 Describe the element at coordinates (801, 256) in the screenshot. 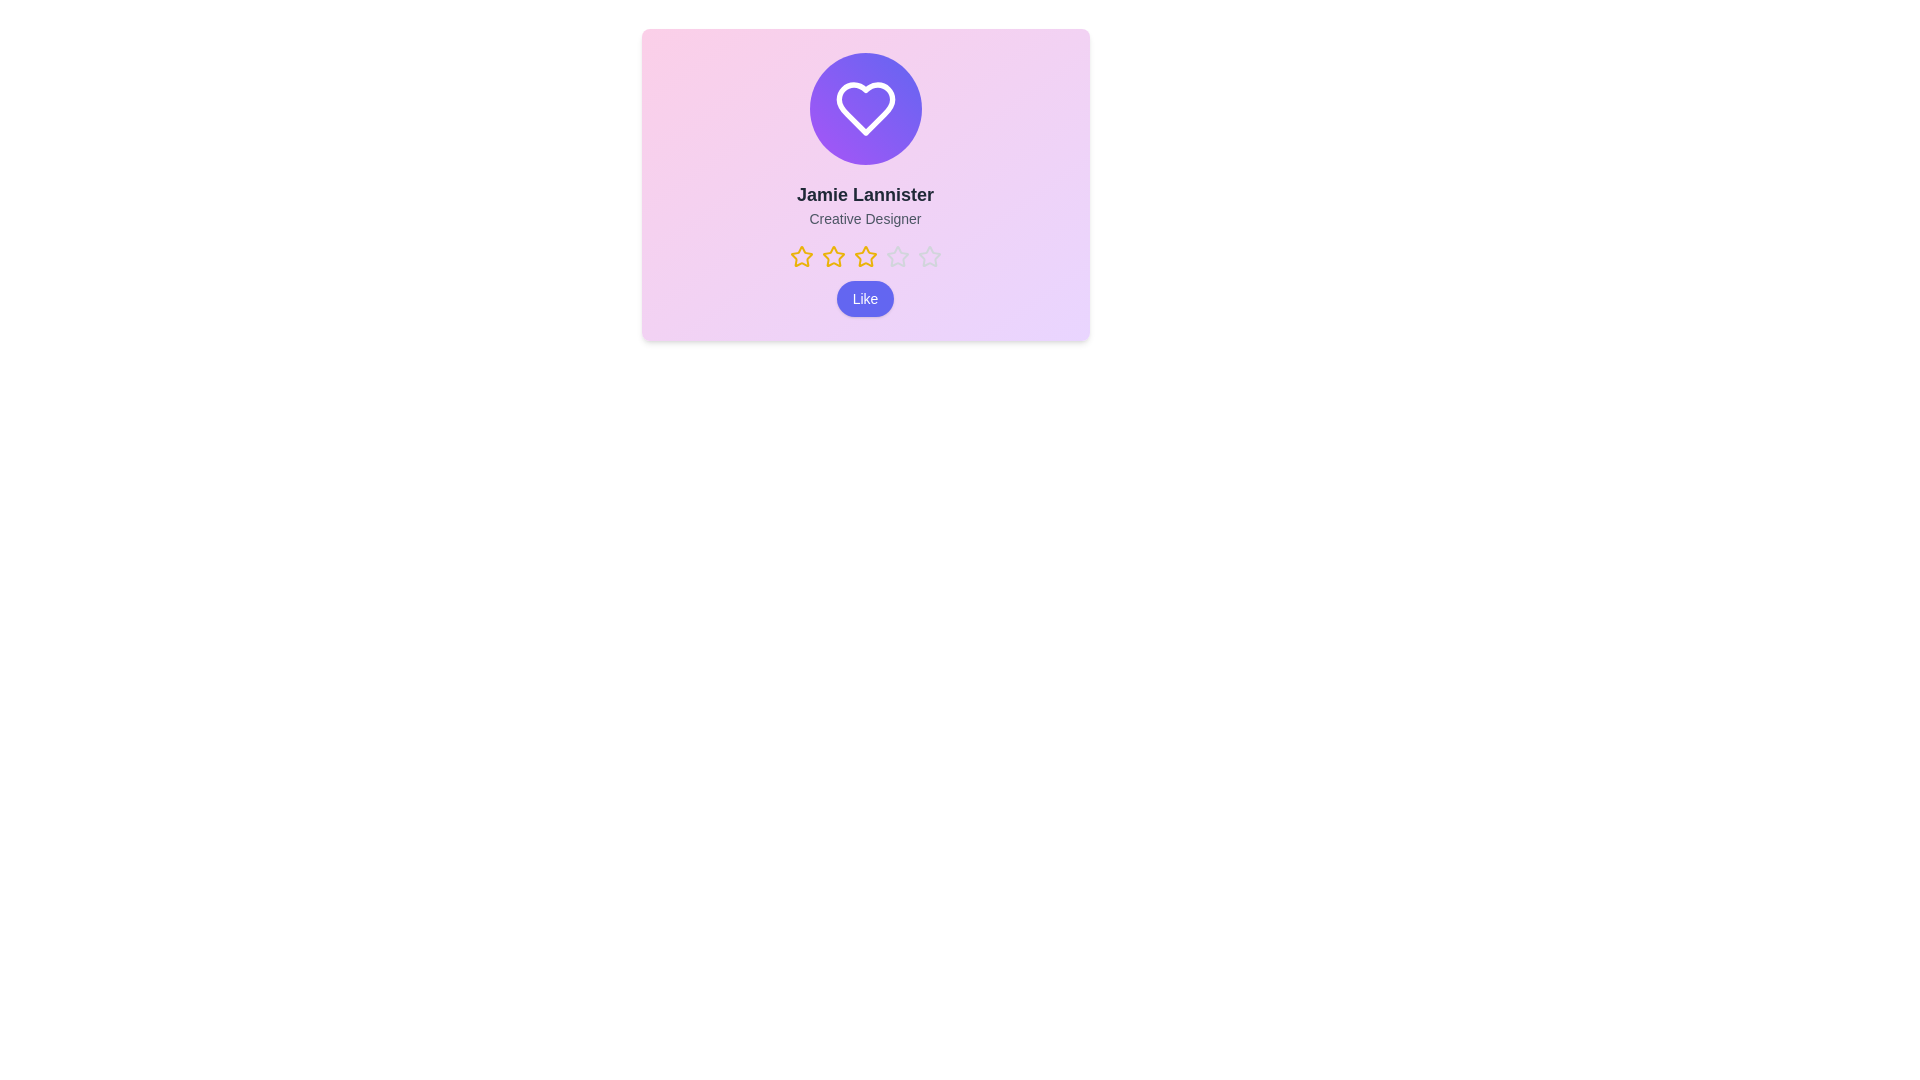

I see `the first star icon in the rating system for user rating selection, located below the text 'Jamie Lannister' and above the 'Like' button` at that location.